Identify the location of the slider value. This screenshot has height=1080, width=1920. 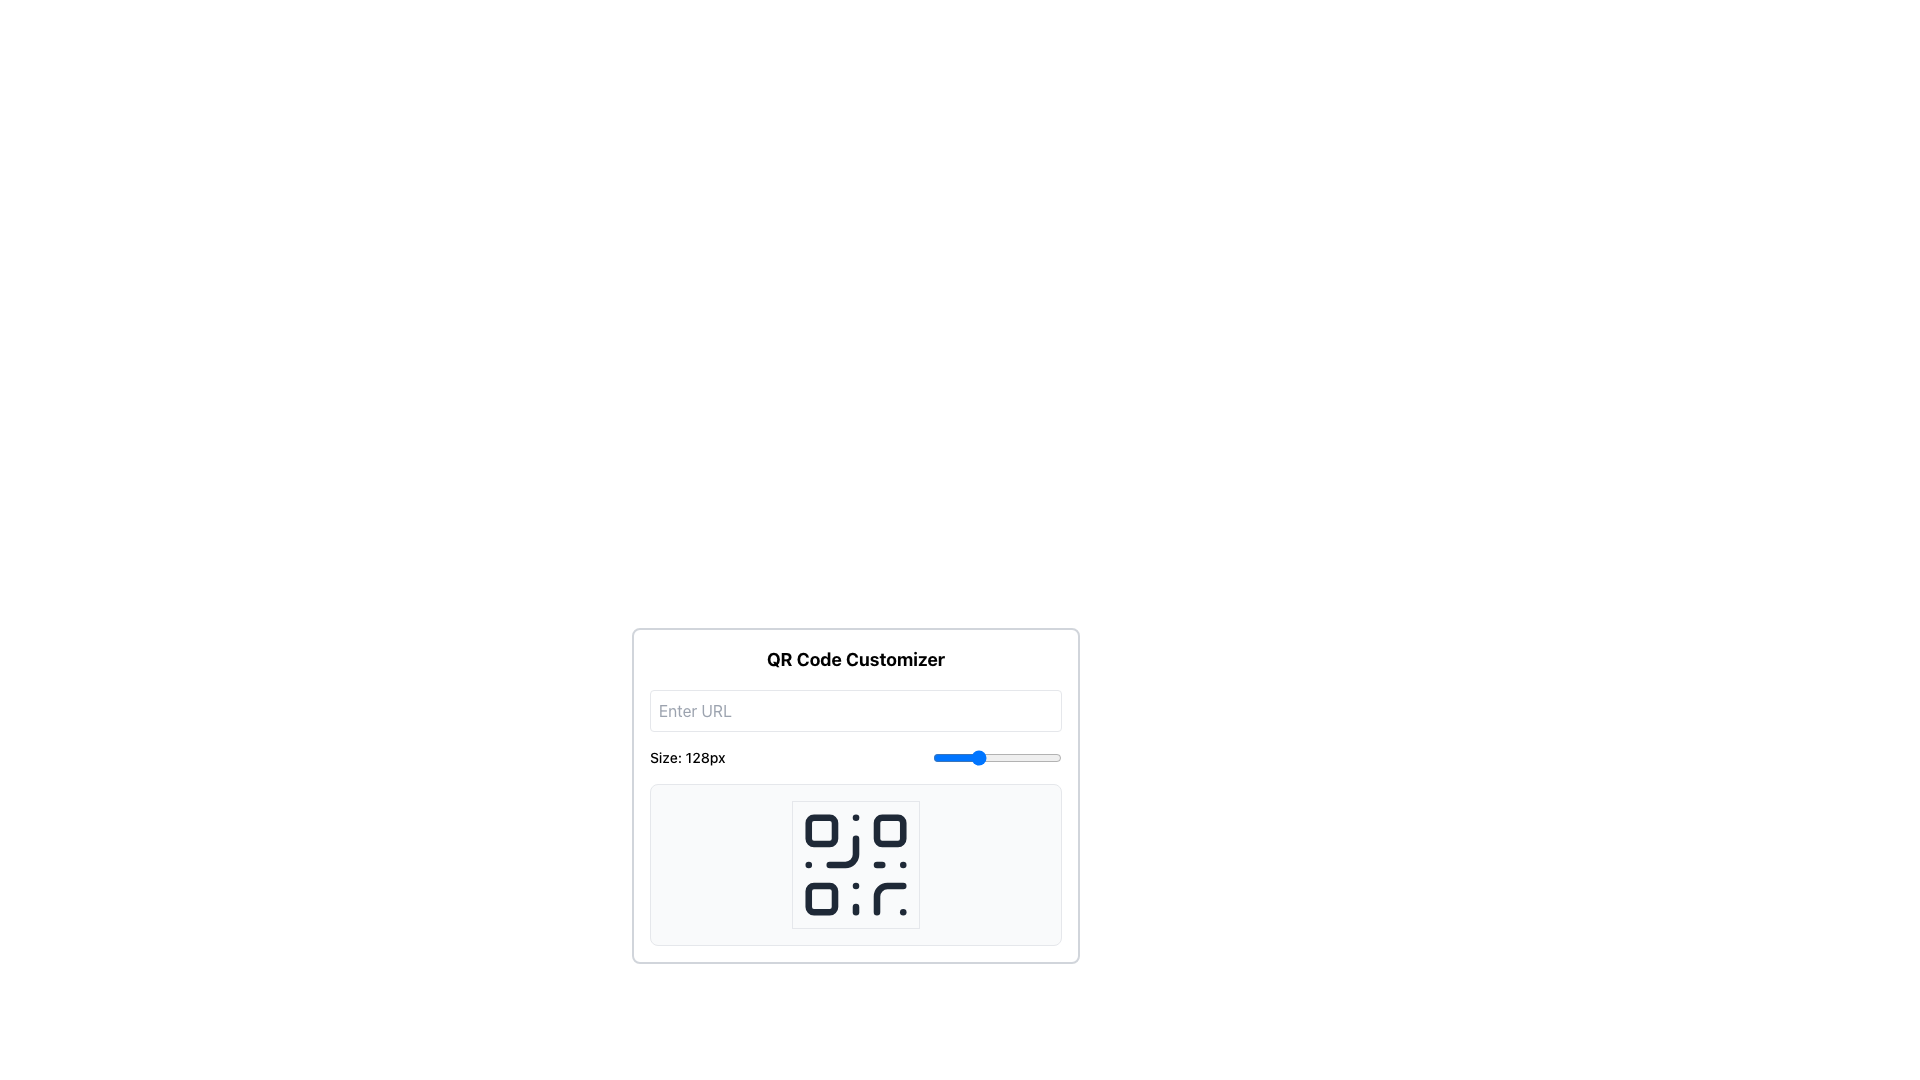
(948, 758).